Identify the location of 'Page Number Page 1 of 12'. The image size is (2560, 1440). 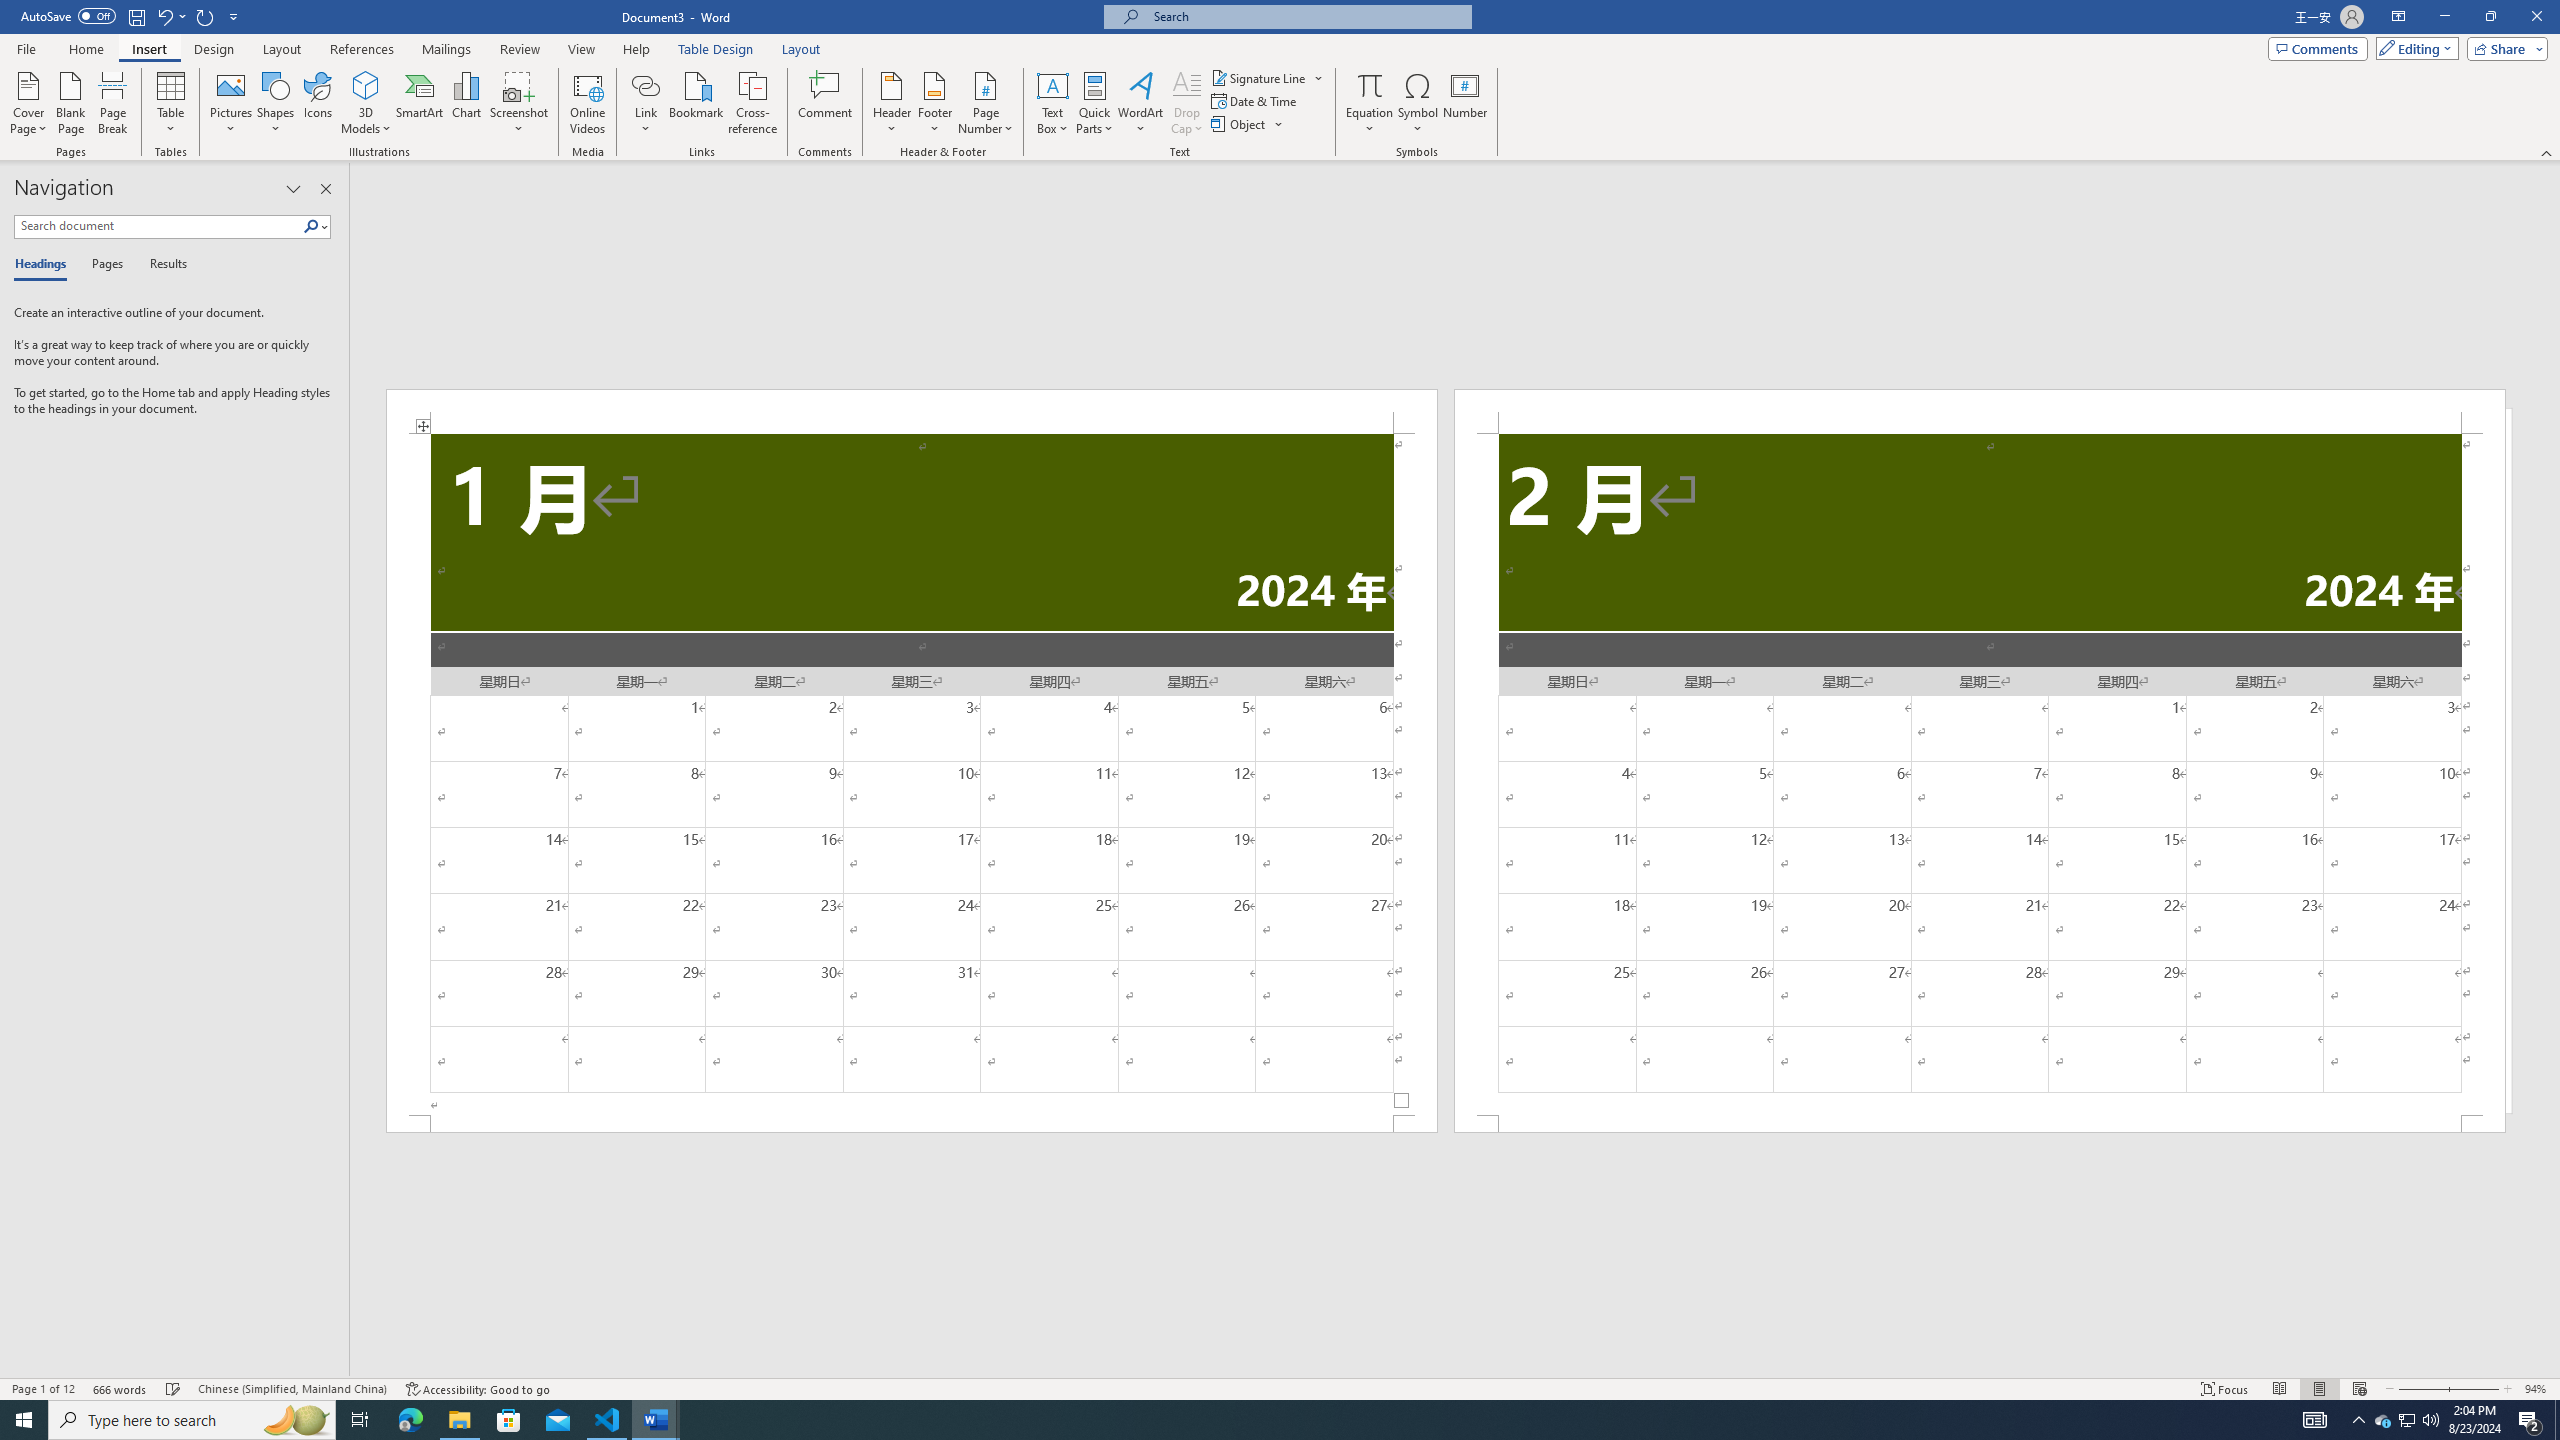
(42, 1389).